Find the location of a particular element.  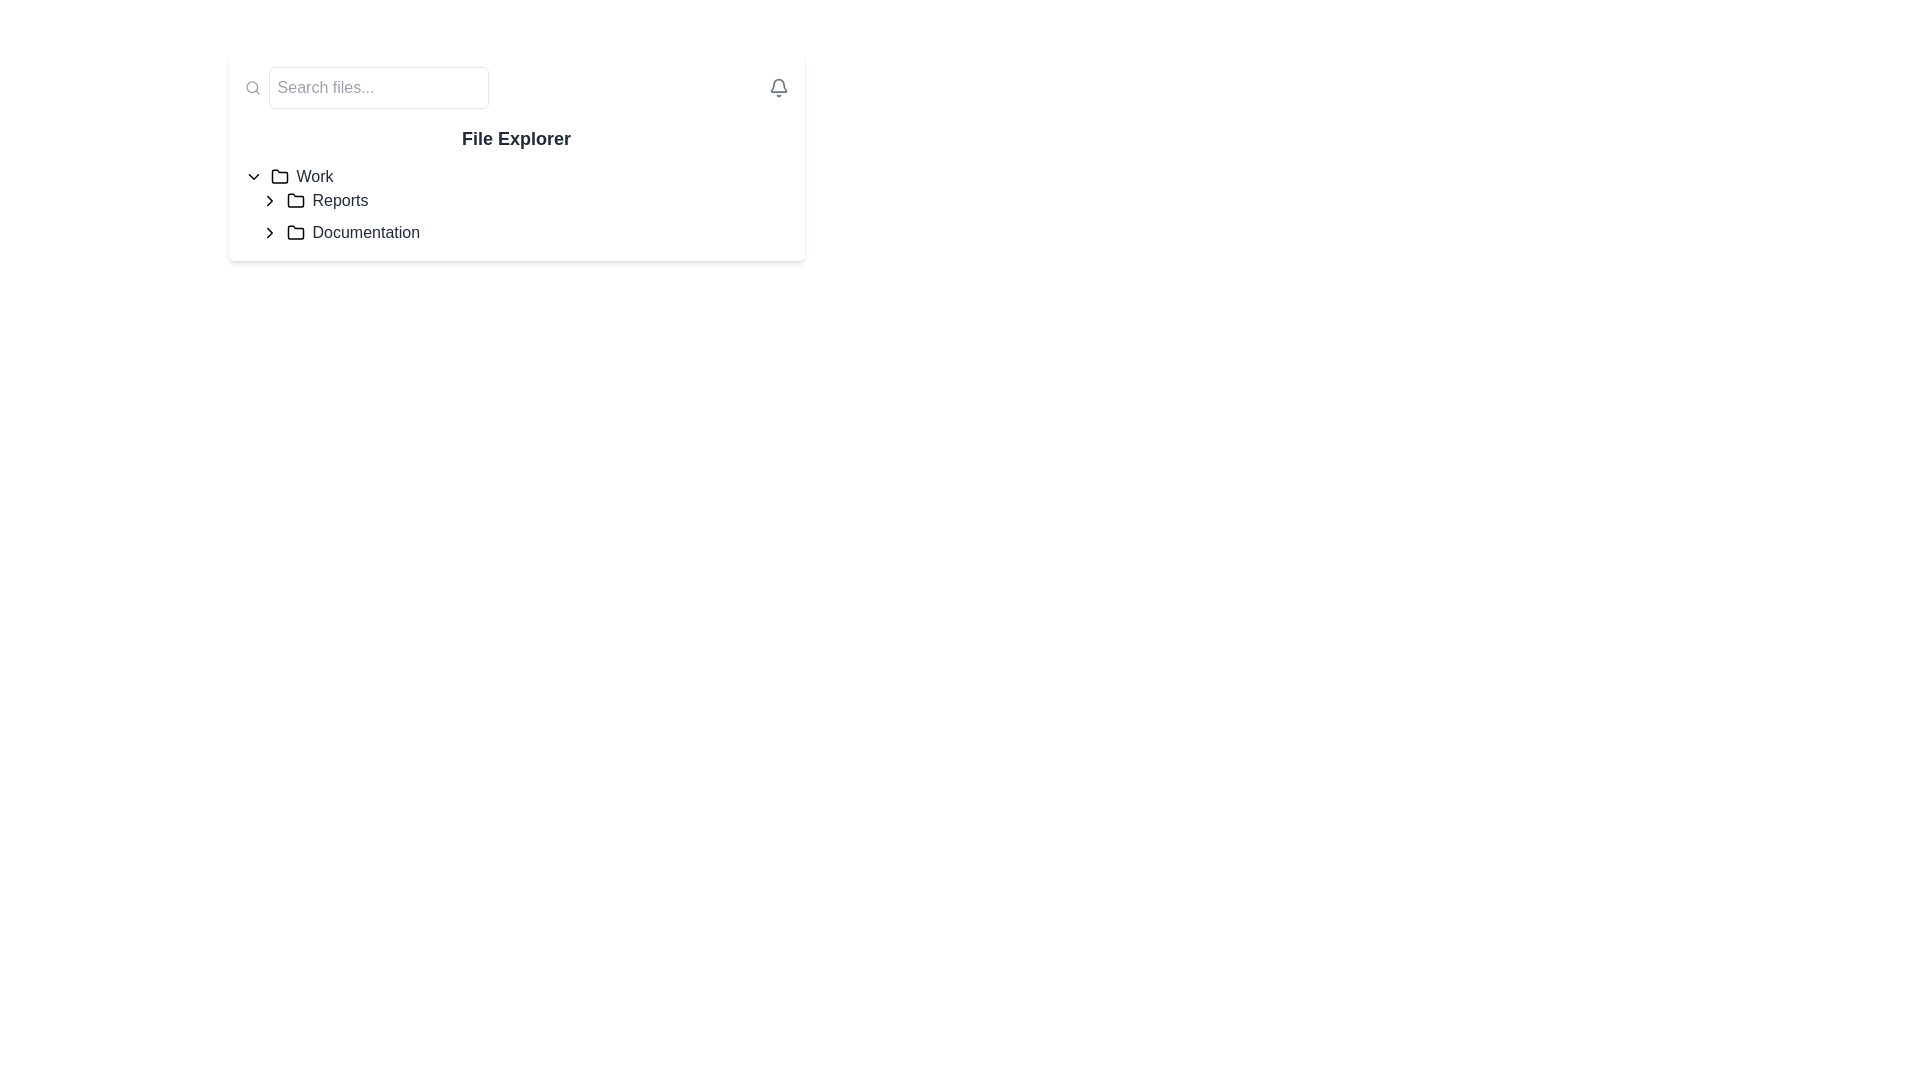

the static text label 'Reports' is located at coordinates (340, 200).